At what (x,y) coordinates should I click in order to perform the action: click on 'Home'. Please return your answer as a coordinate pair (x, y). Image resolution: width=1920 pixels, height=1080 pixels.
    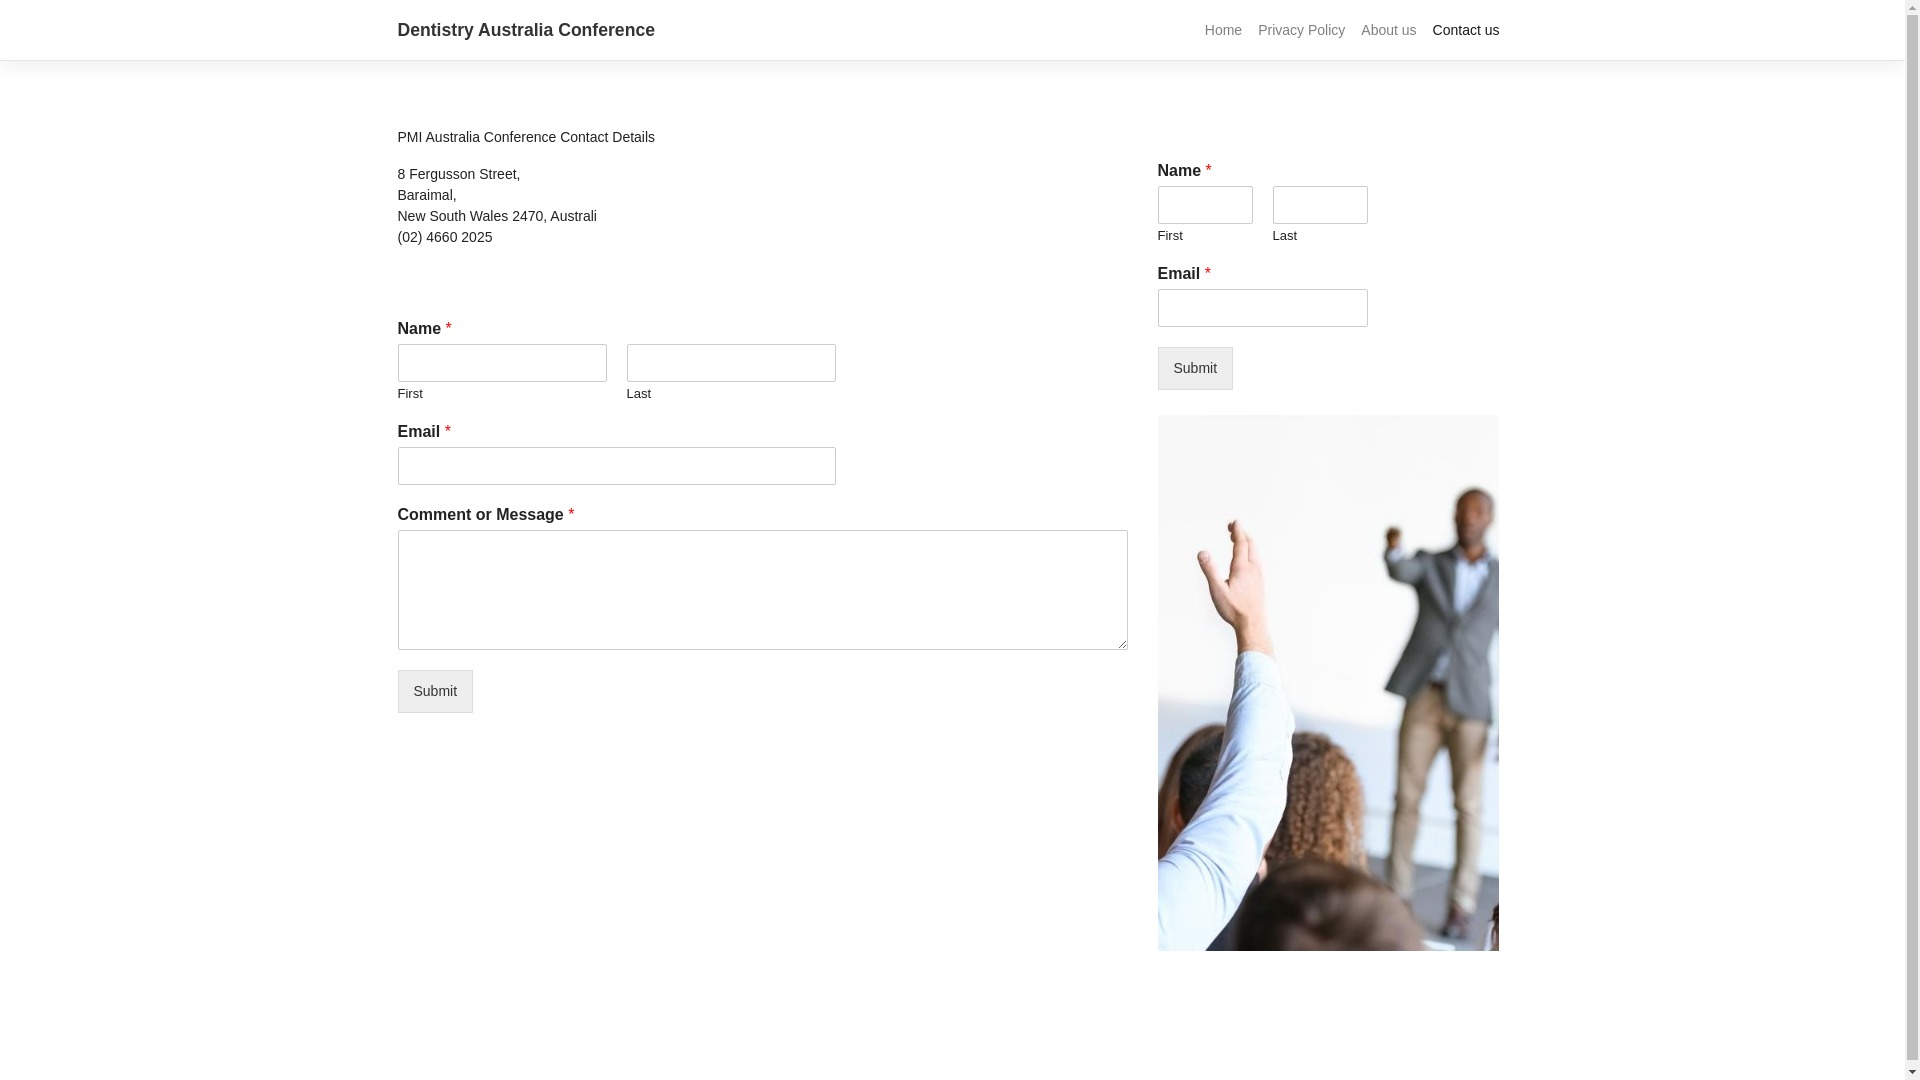
    Looking at the image, I should click on (1222, 30).